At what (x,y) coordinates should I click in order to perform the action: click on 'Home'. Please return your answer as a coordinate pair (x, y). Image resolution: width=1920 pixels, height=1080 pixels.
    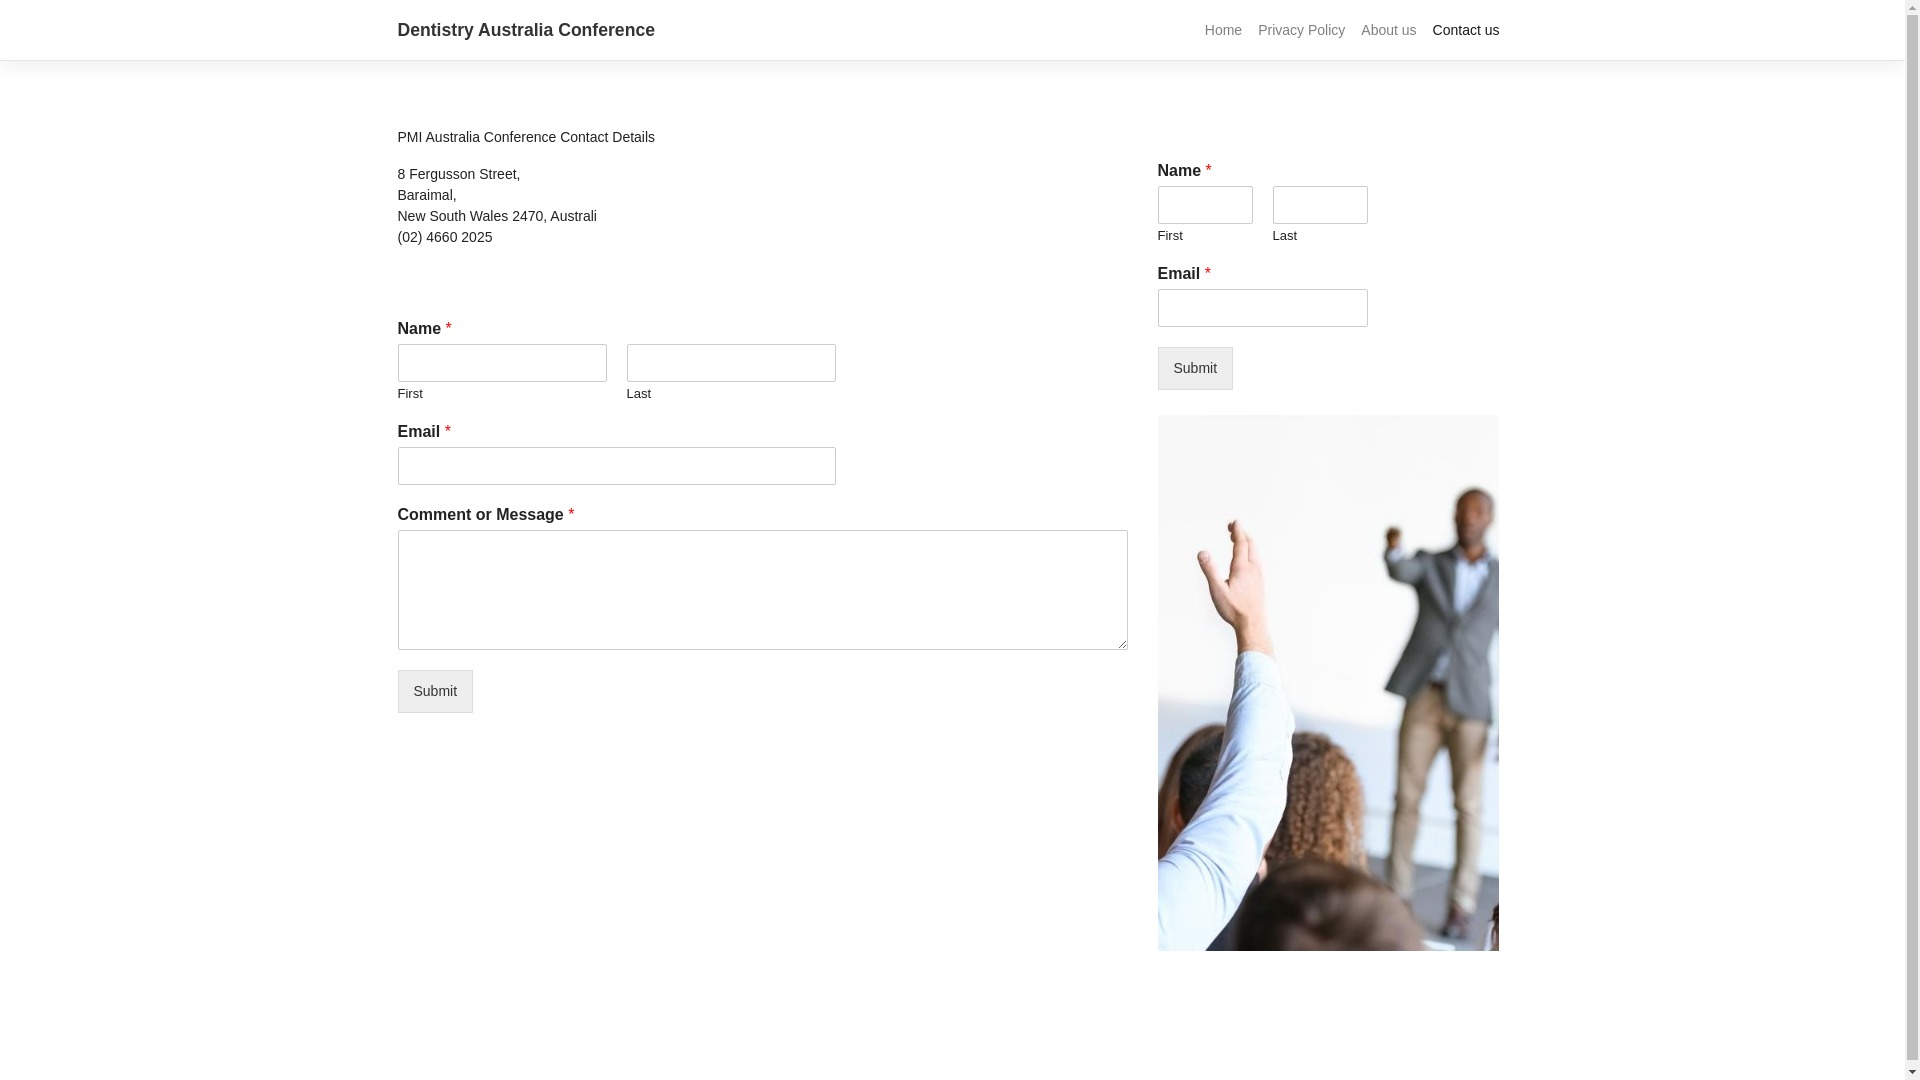
    Looking at the image, I should click on (1222, 30).